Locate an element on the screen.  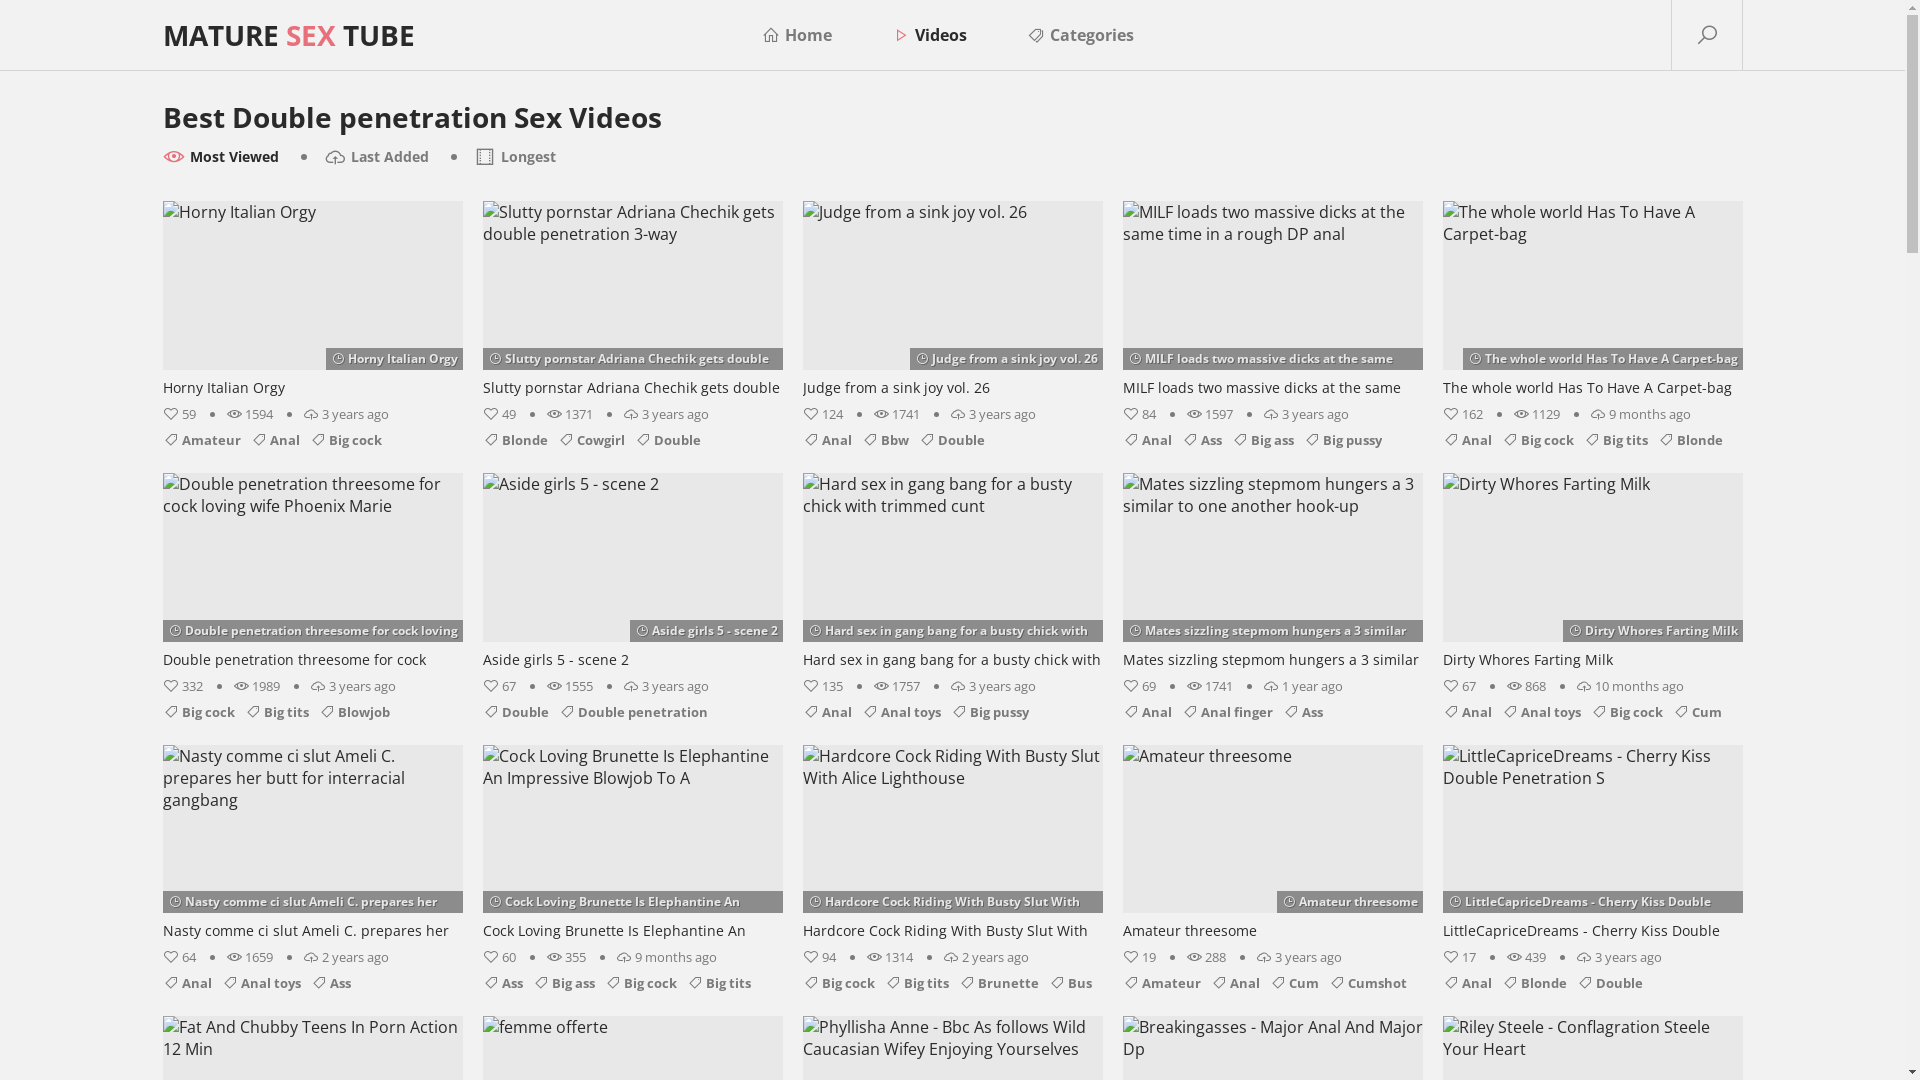
'MATURE SEX TUBE' is located at coordinates (287, 34).